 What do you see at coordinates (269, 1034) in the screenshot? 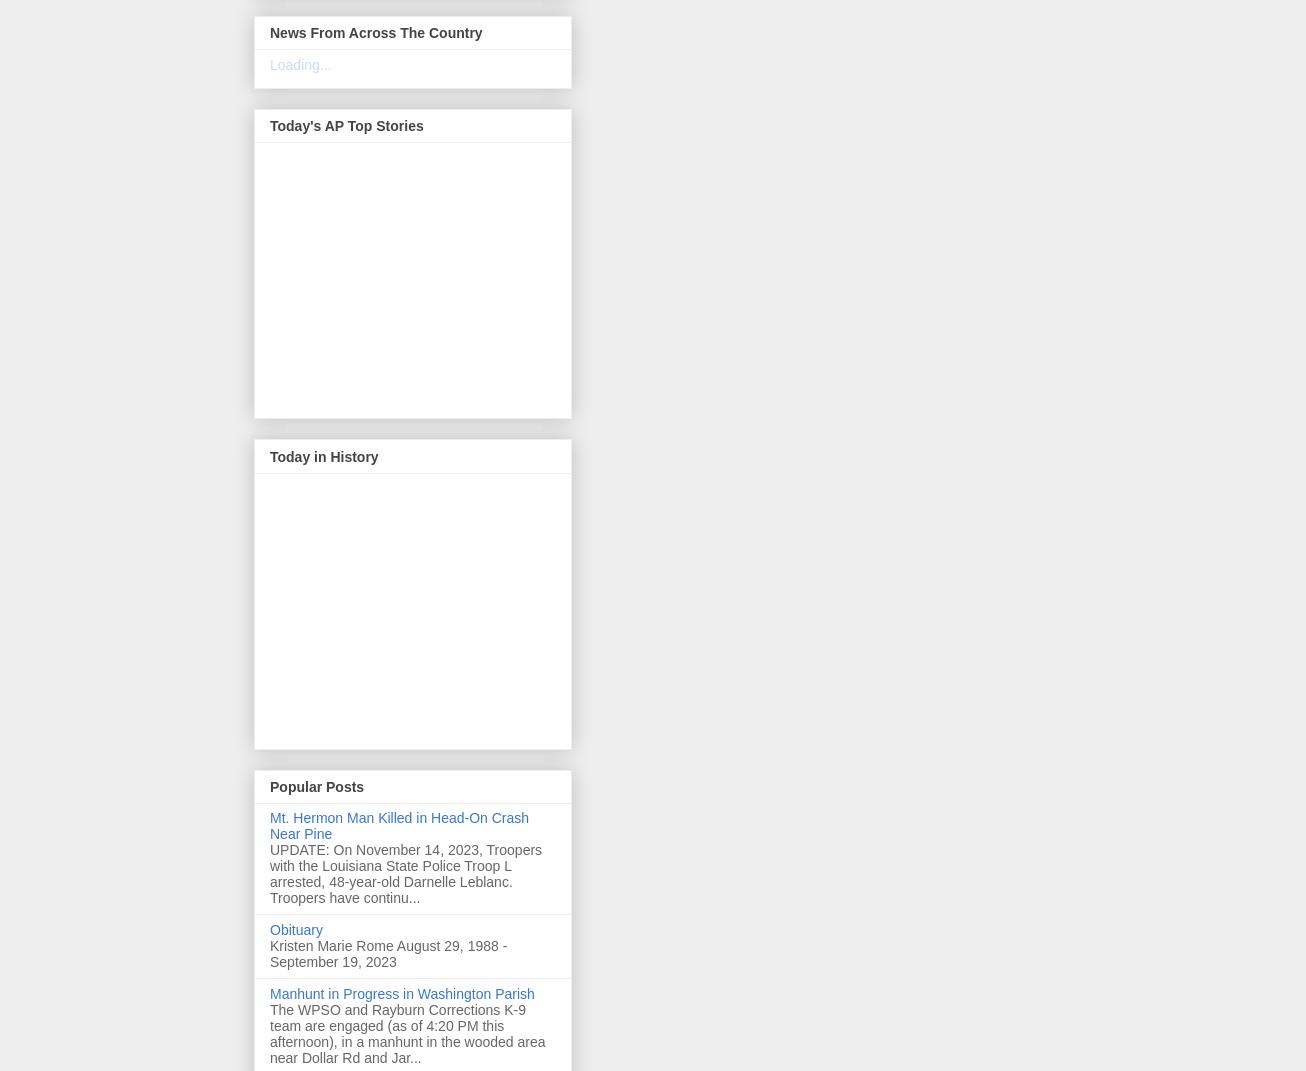
I see `'The WPSO and Rayburn Corrections K-9 team are engaged (as of 4:20 PM this afternoon), in a manhunt in the wooded area near Dollar Rd and Jar...'` at bounding box center [269, 1034].